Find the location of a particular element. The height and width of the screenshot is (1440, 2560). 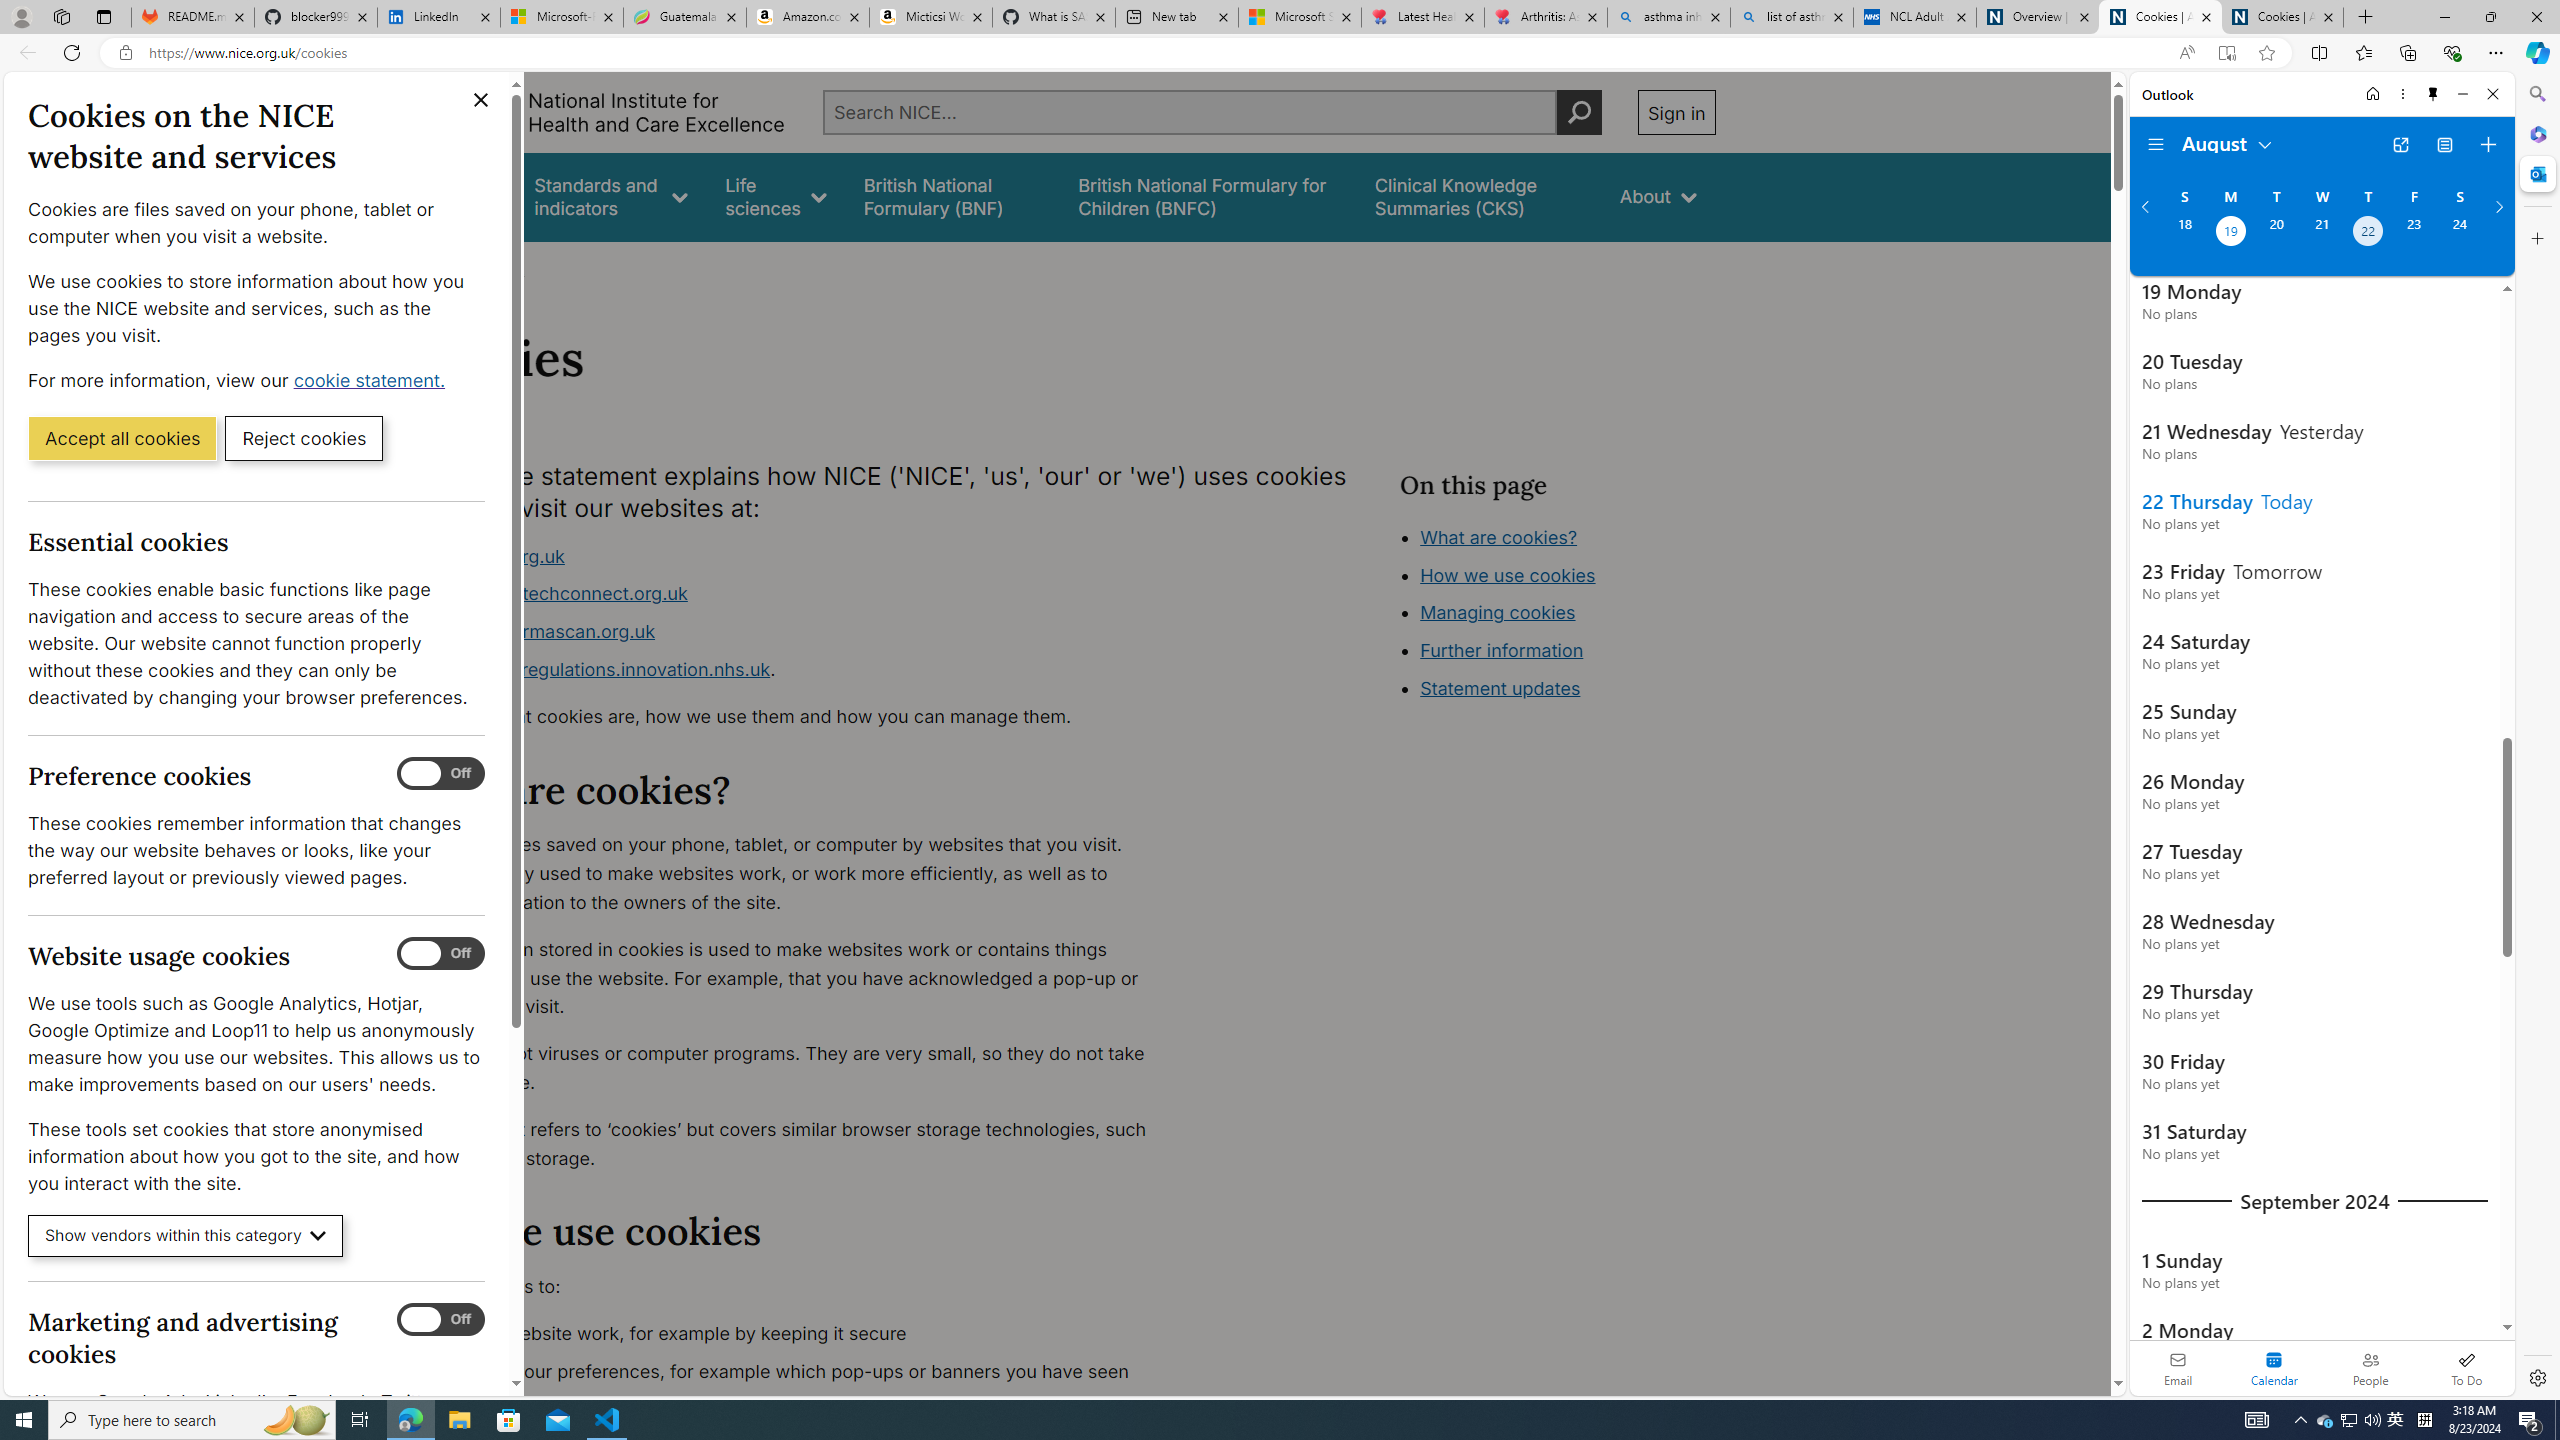

'Friday, August 23, 2024. ' is located at coordinates (2413, 233).